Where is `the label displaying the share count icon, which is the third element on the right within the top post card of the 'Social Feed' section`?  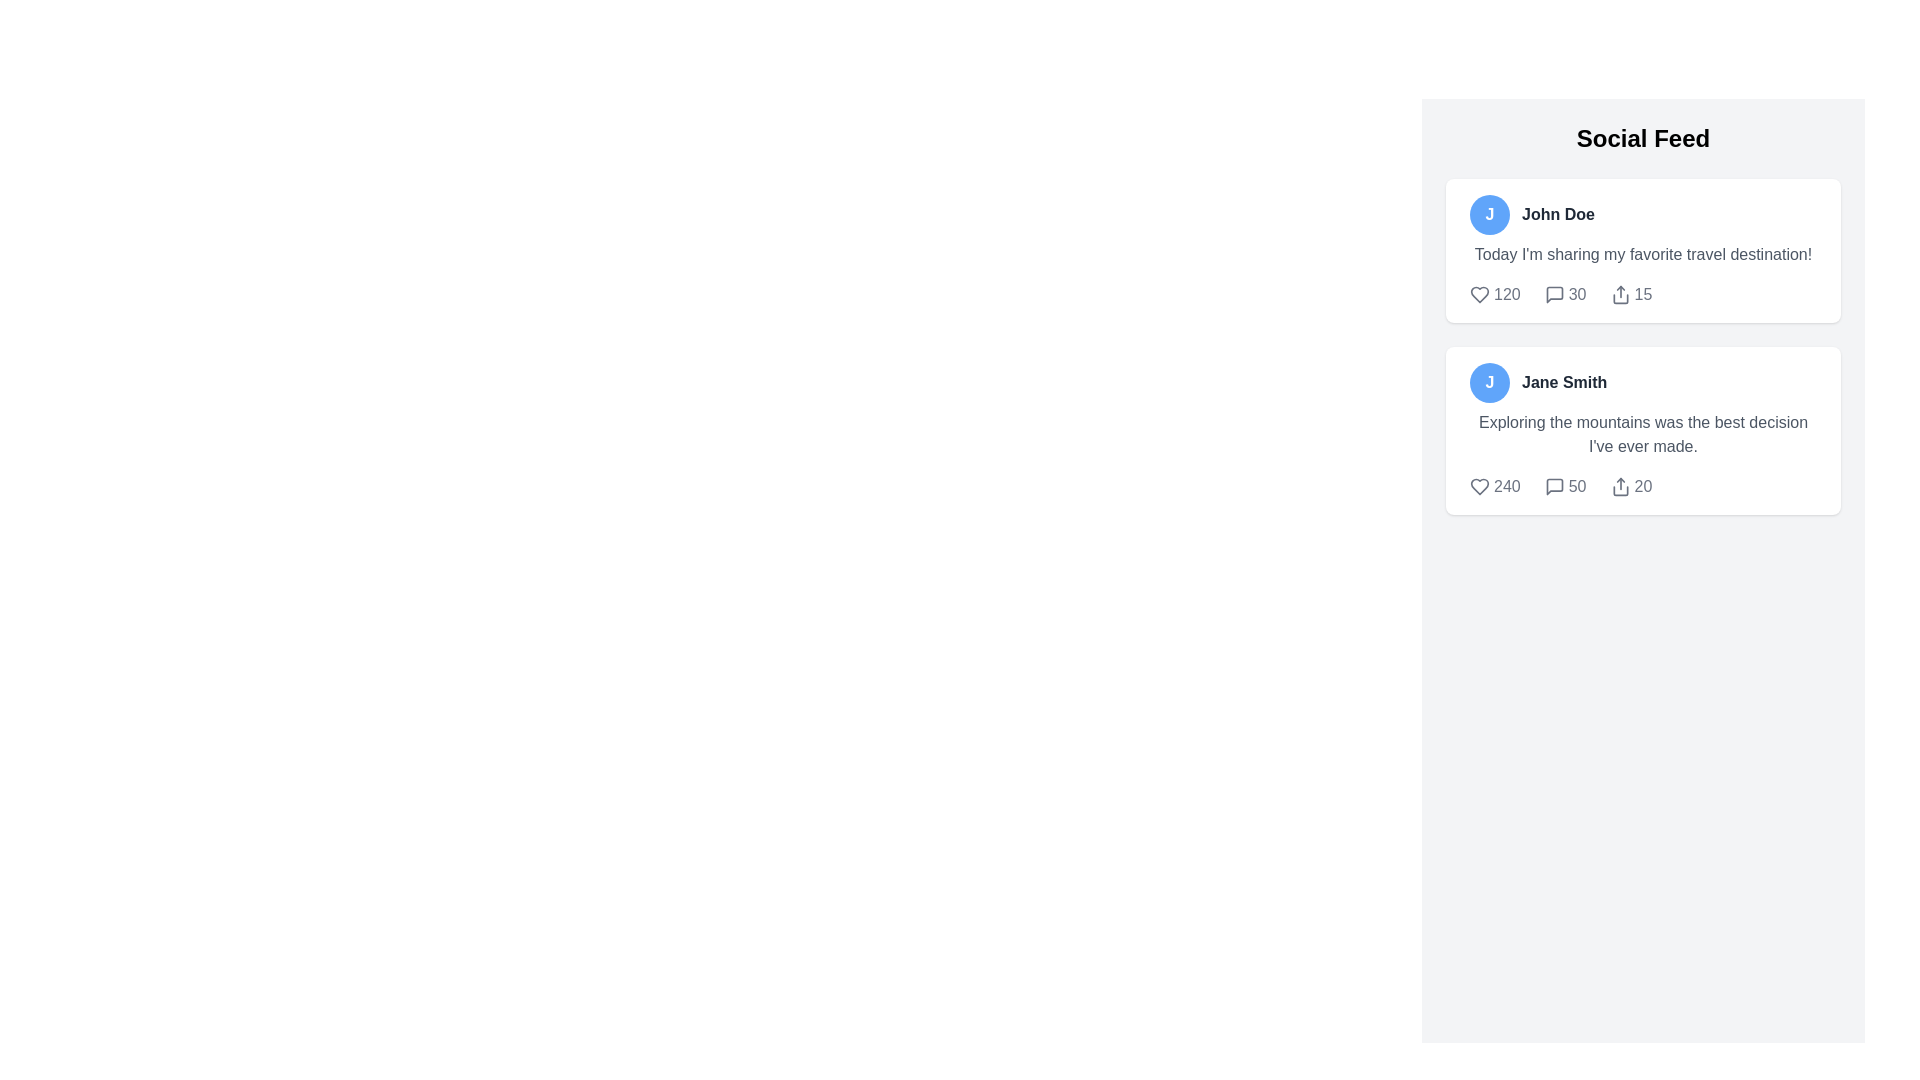 the label displaying the share count icon, which is the third element on the right within the top post card of the 'Social Feed' section is located at coordinates (1631, 294).